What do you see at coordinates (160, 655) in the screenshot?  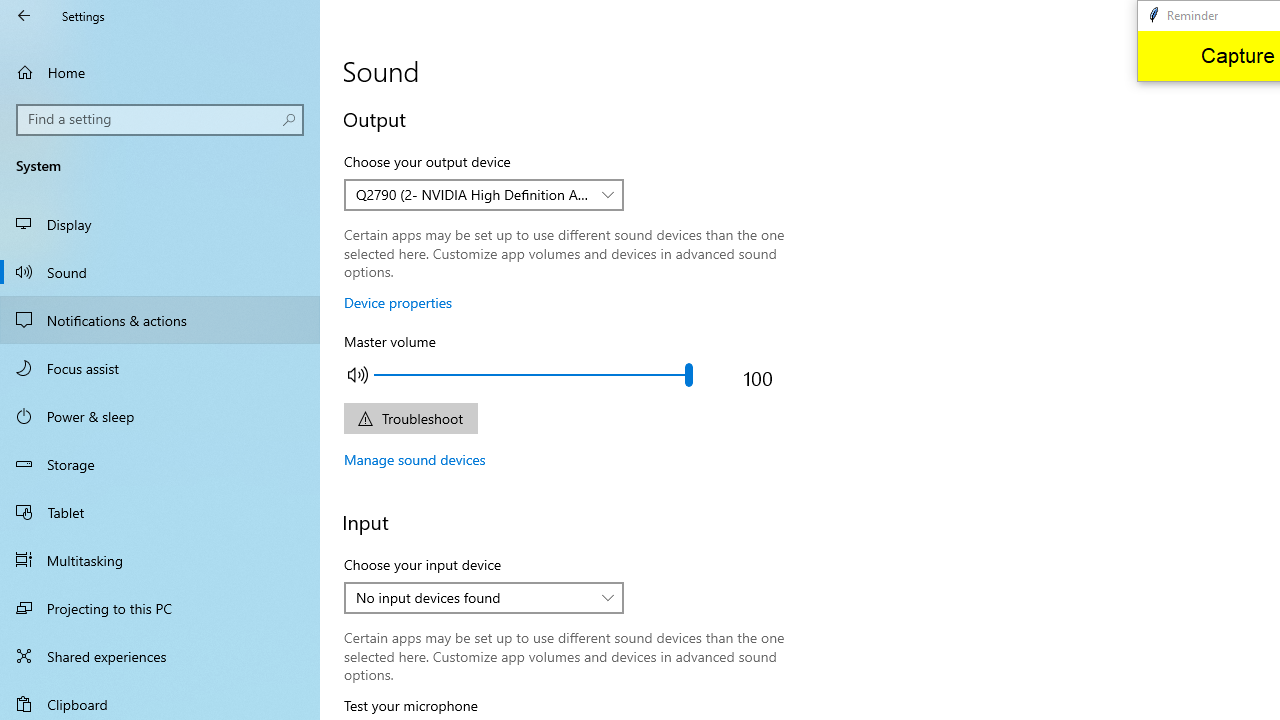 I see `'Shared experiences'` at bounding box center [160, 655].